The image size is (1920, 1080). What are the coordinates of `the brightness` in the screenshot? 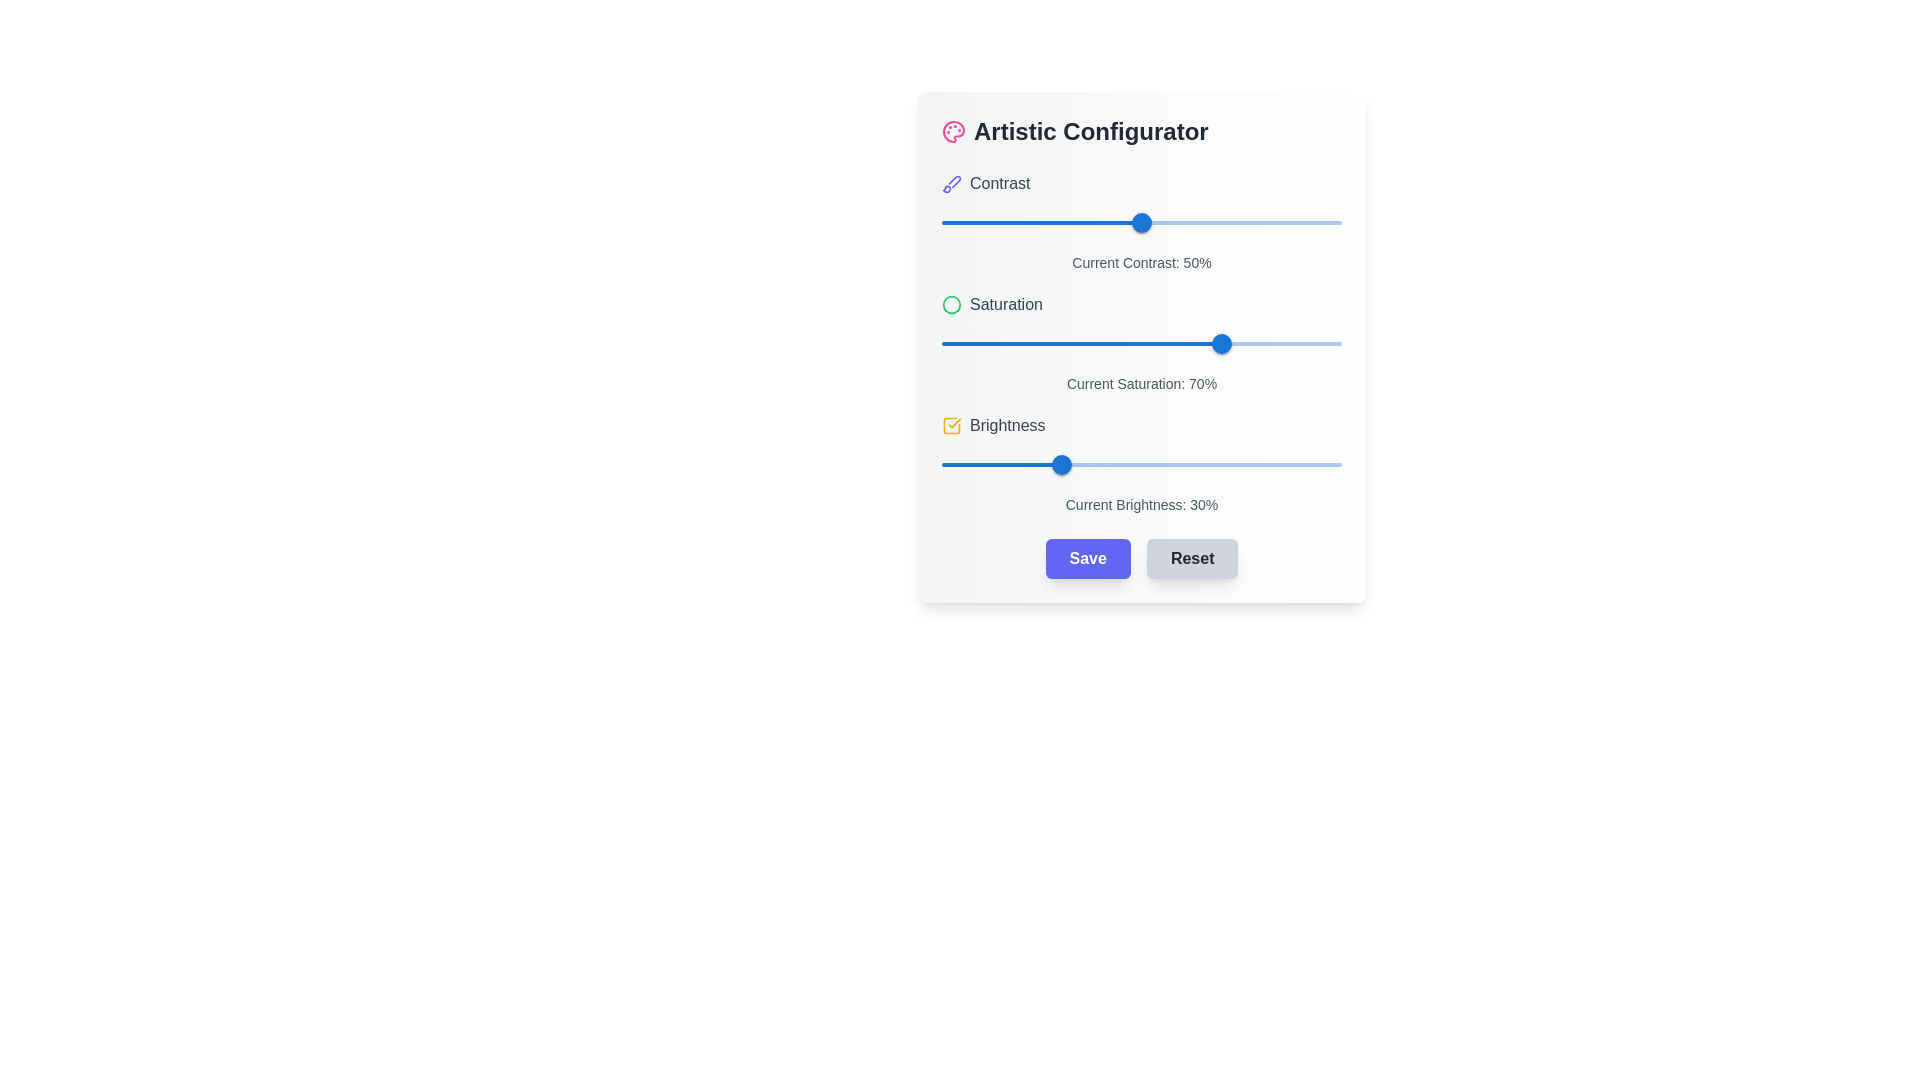 It's located at (1321, 465).